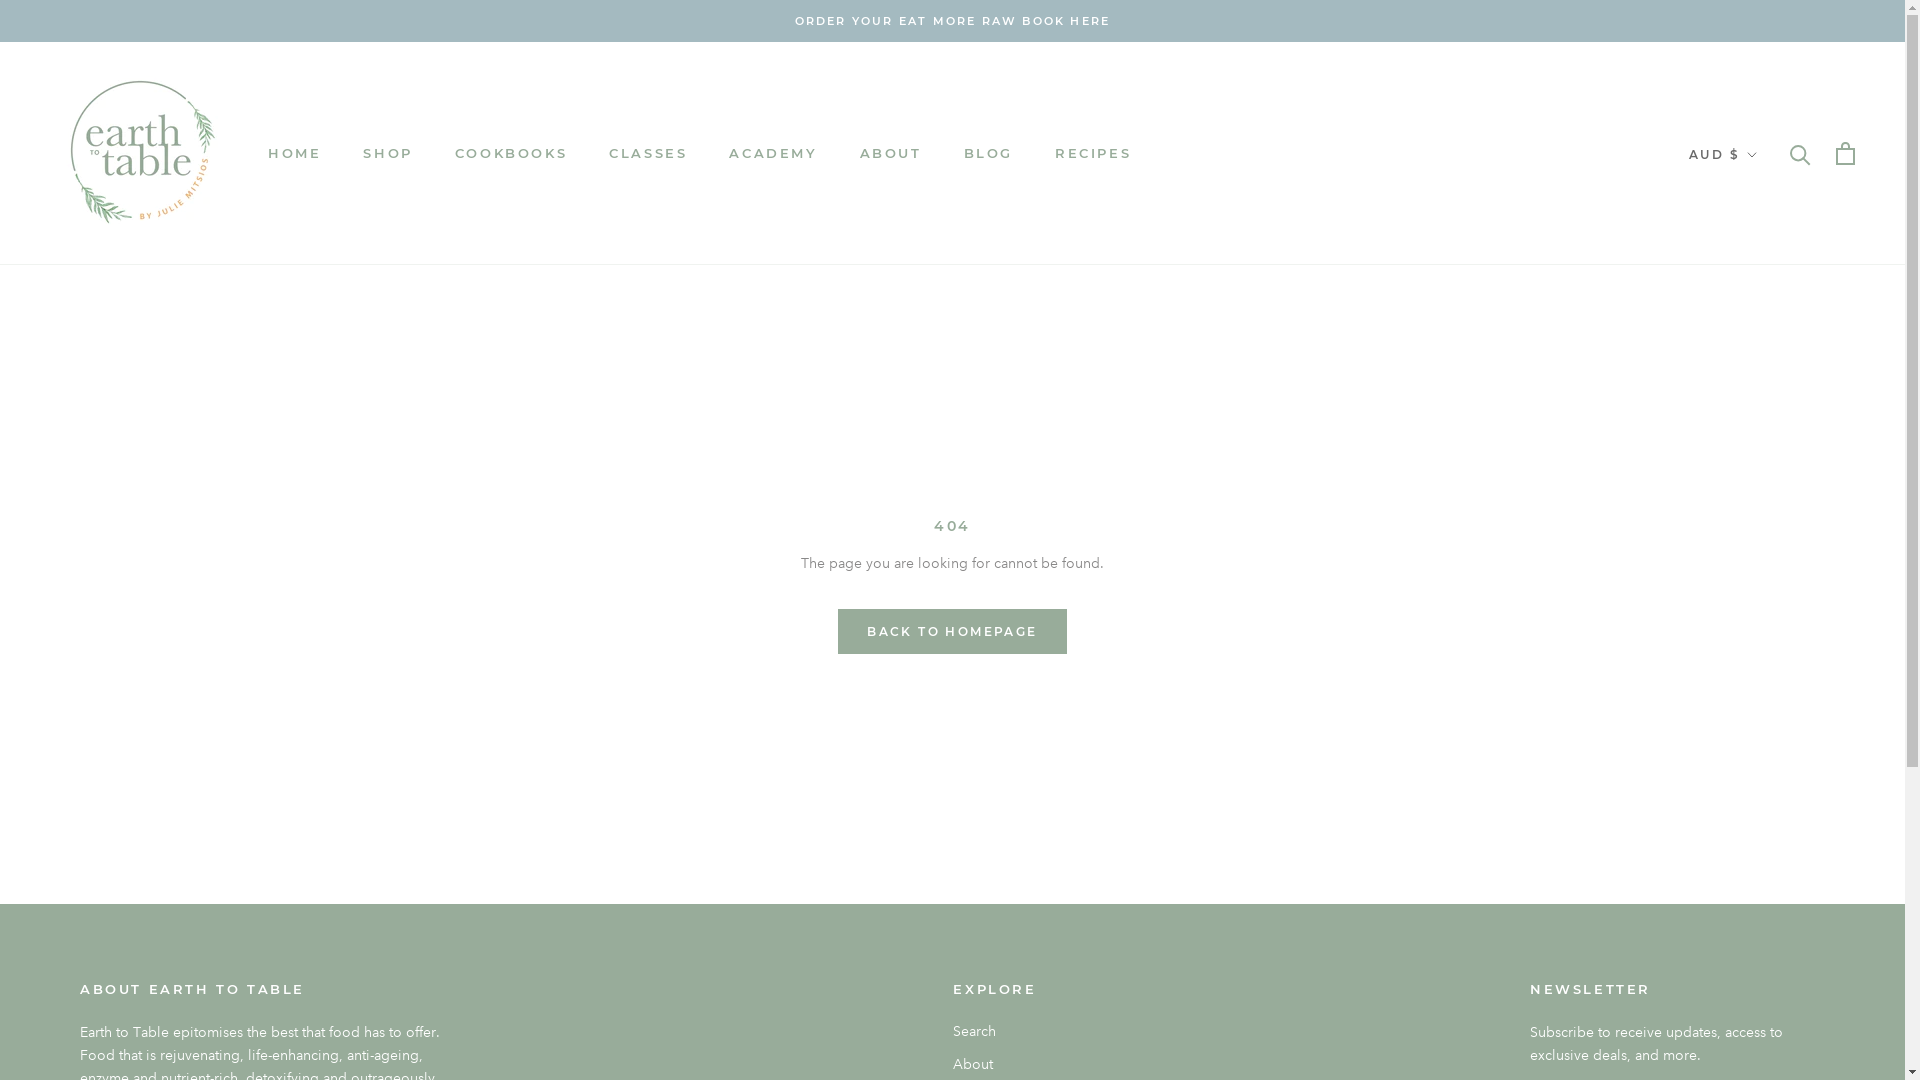  I want to click on 'CLASSES, so click(648, 152).